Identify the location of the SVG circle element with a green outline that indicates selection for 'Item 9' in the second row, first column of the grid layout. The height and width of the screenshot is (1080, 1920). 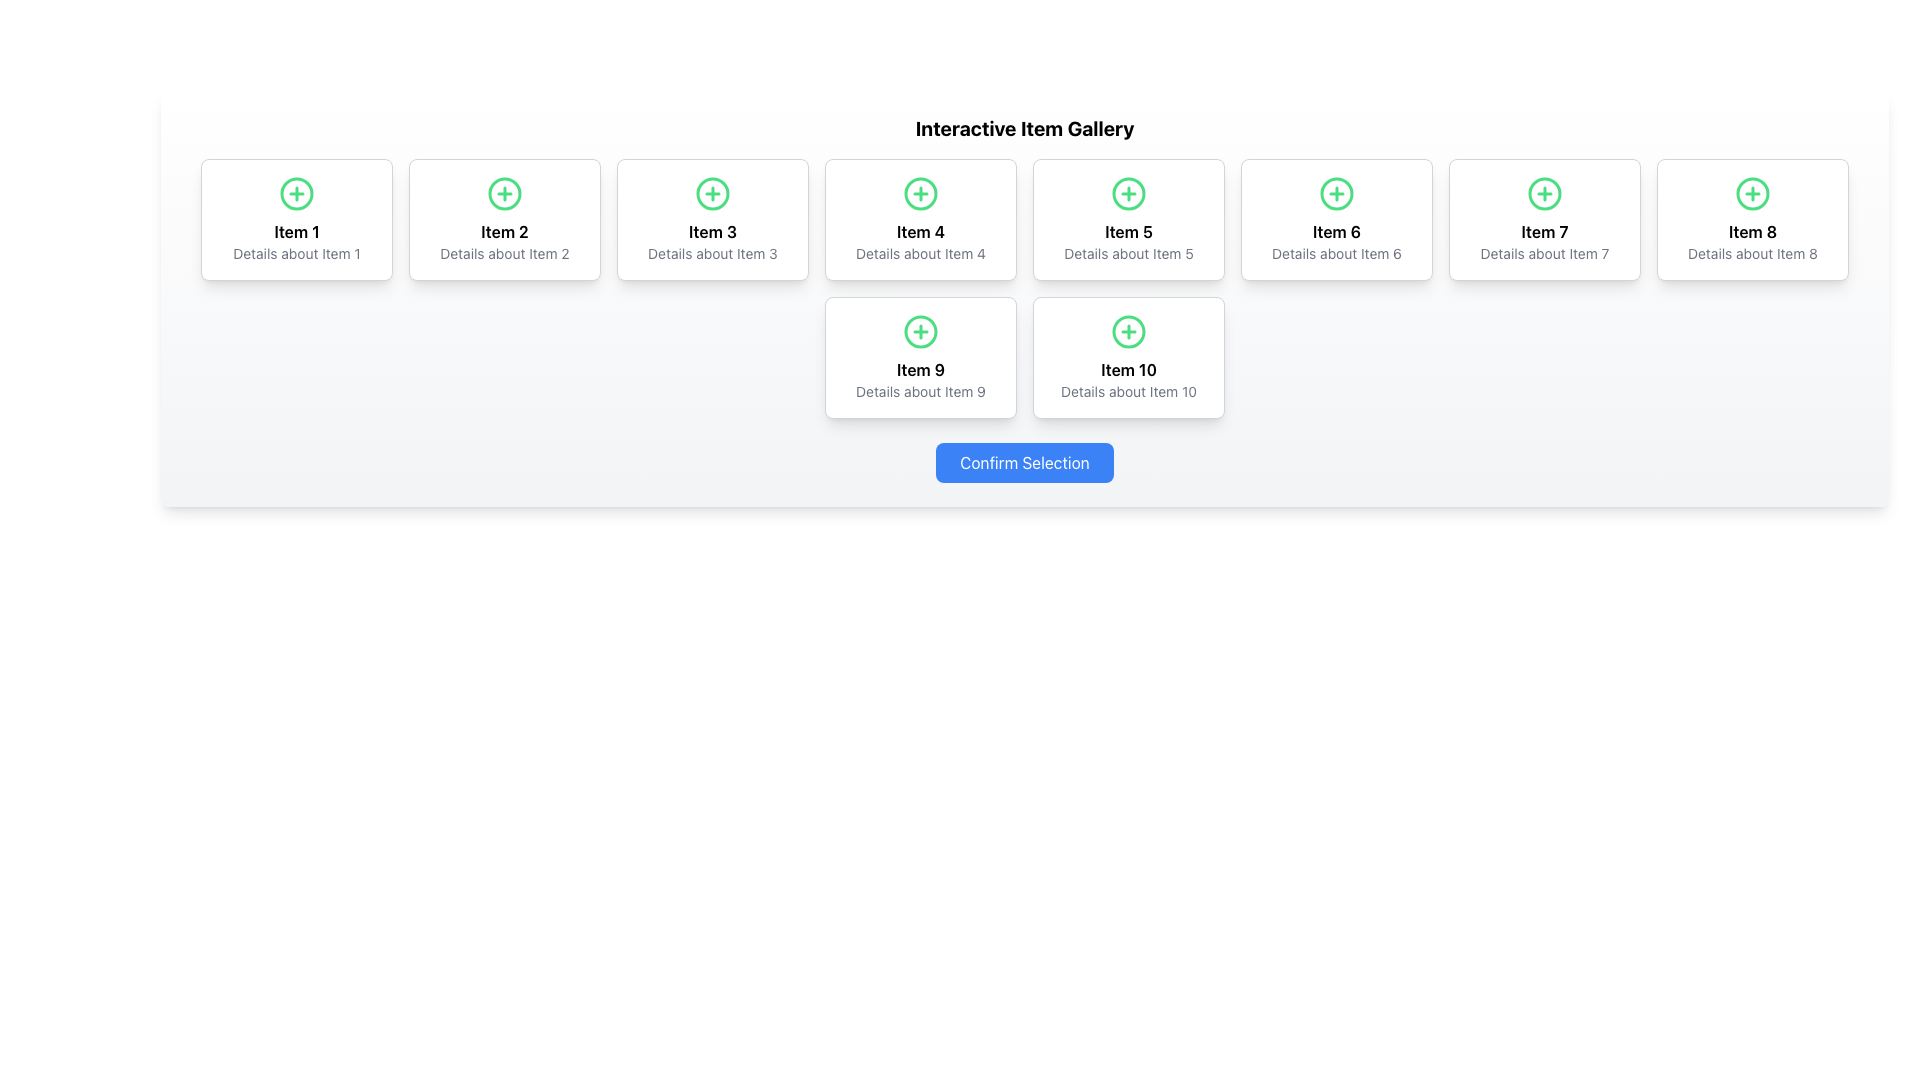
(920, 330).